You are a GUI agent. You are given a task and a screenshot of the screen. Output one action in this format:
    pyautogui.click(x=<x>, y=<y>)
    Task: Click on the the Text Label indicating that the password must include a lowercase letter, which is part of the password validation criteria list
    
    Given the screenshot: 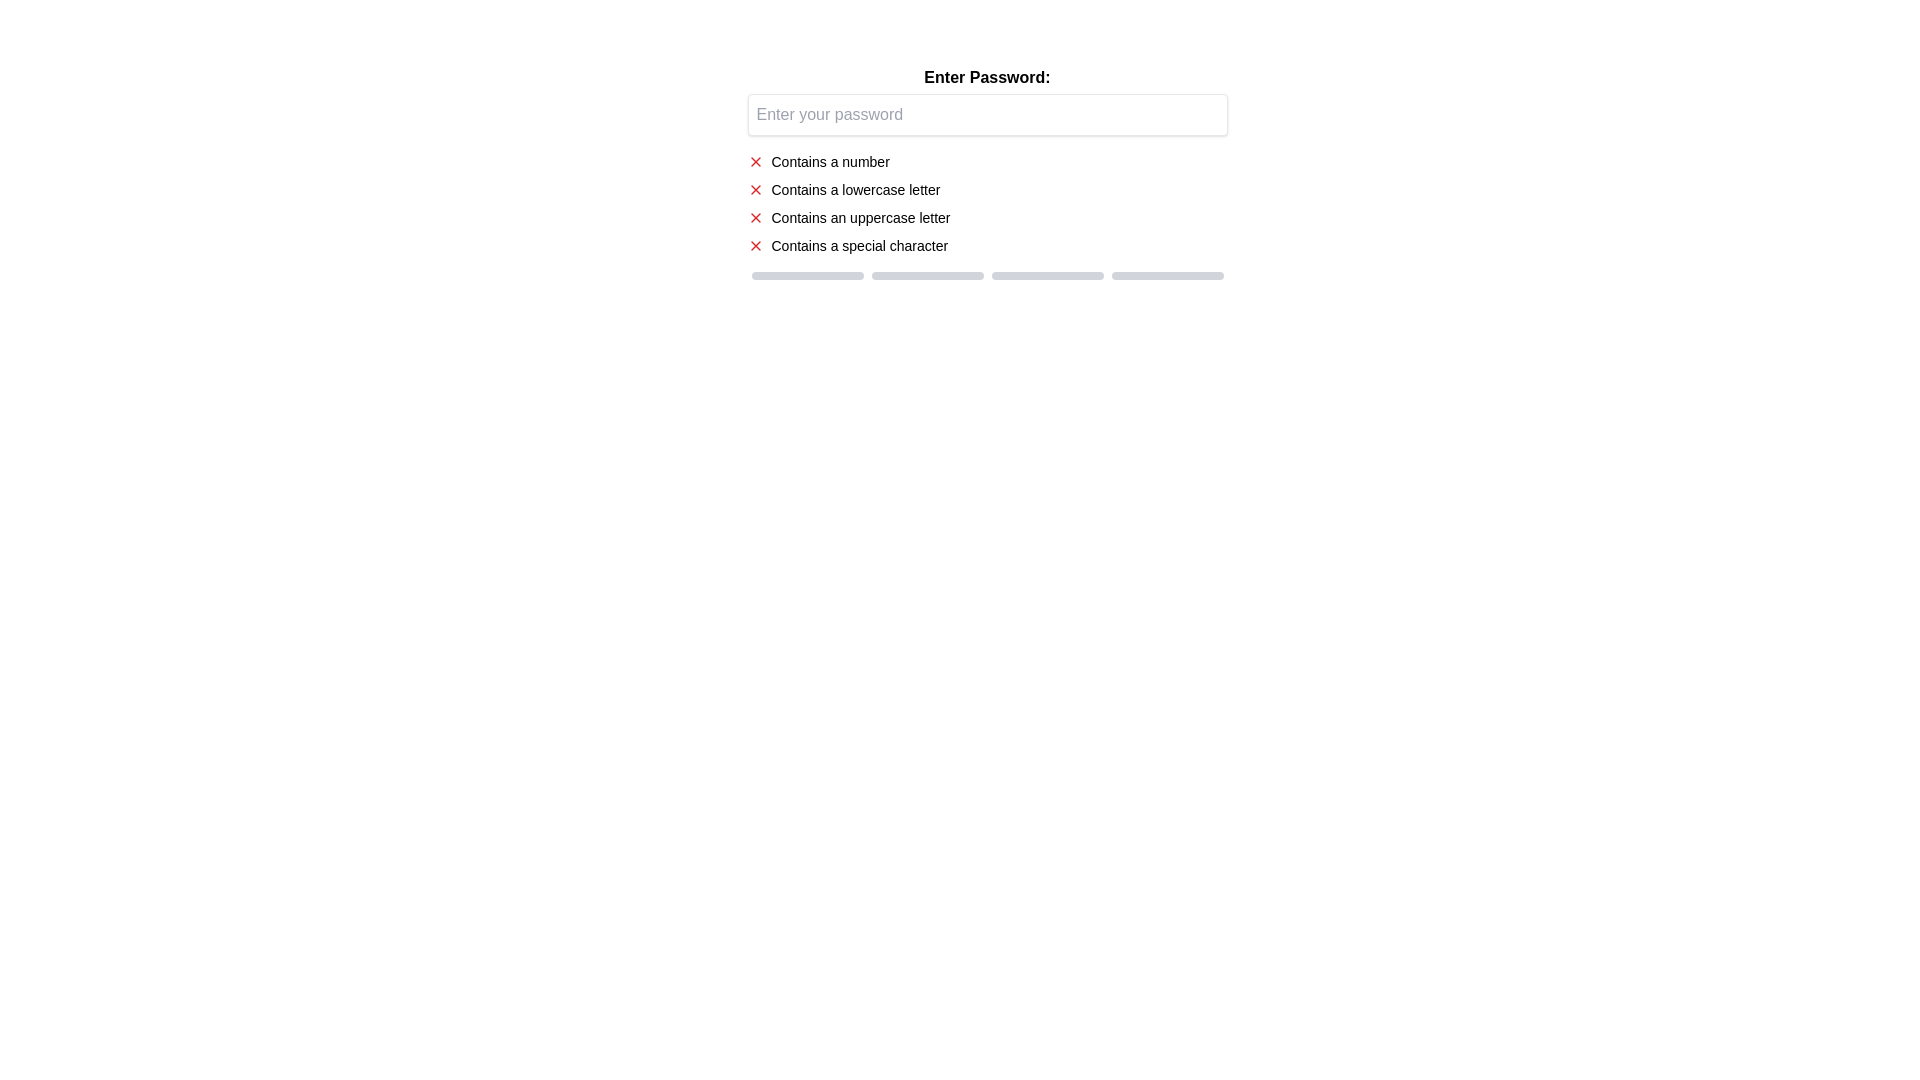 What is the action you would take?
    pyautogui.click(x=855, y=189)
    